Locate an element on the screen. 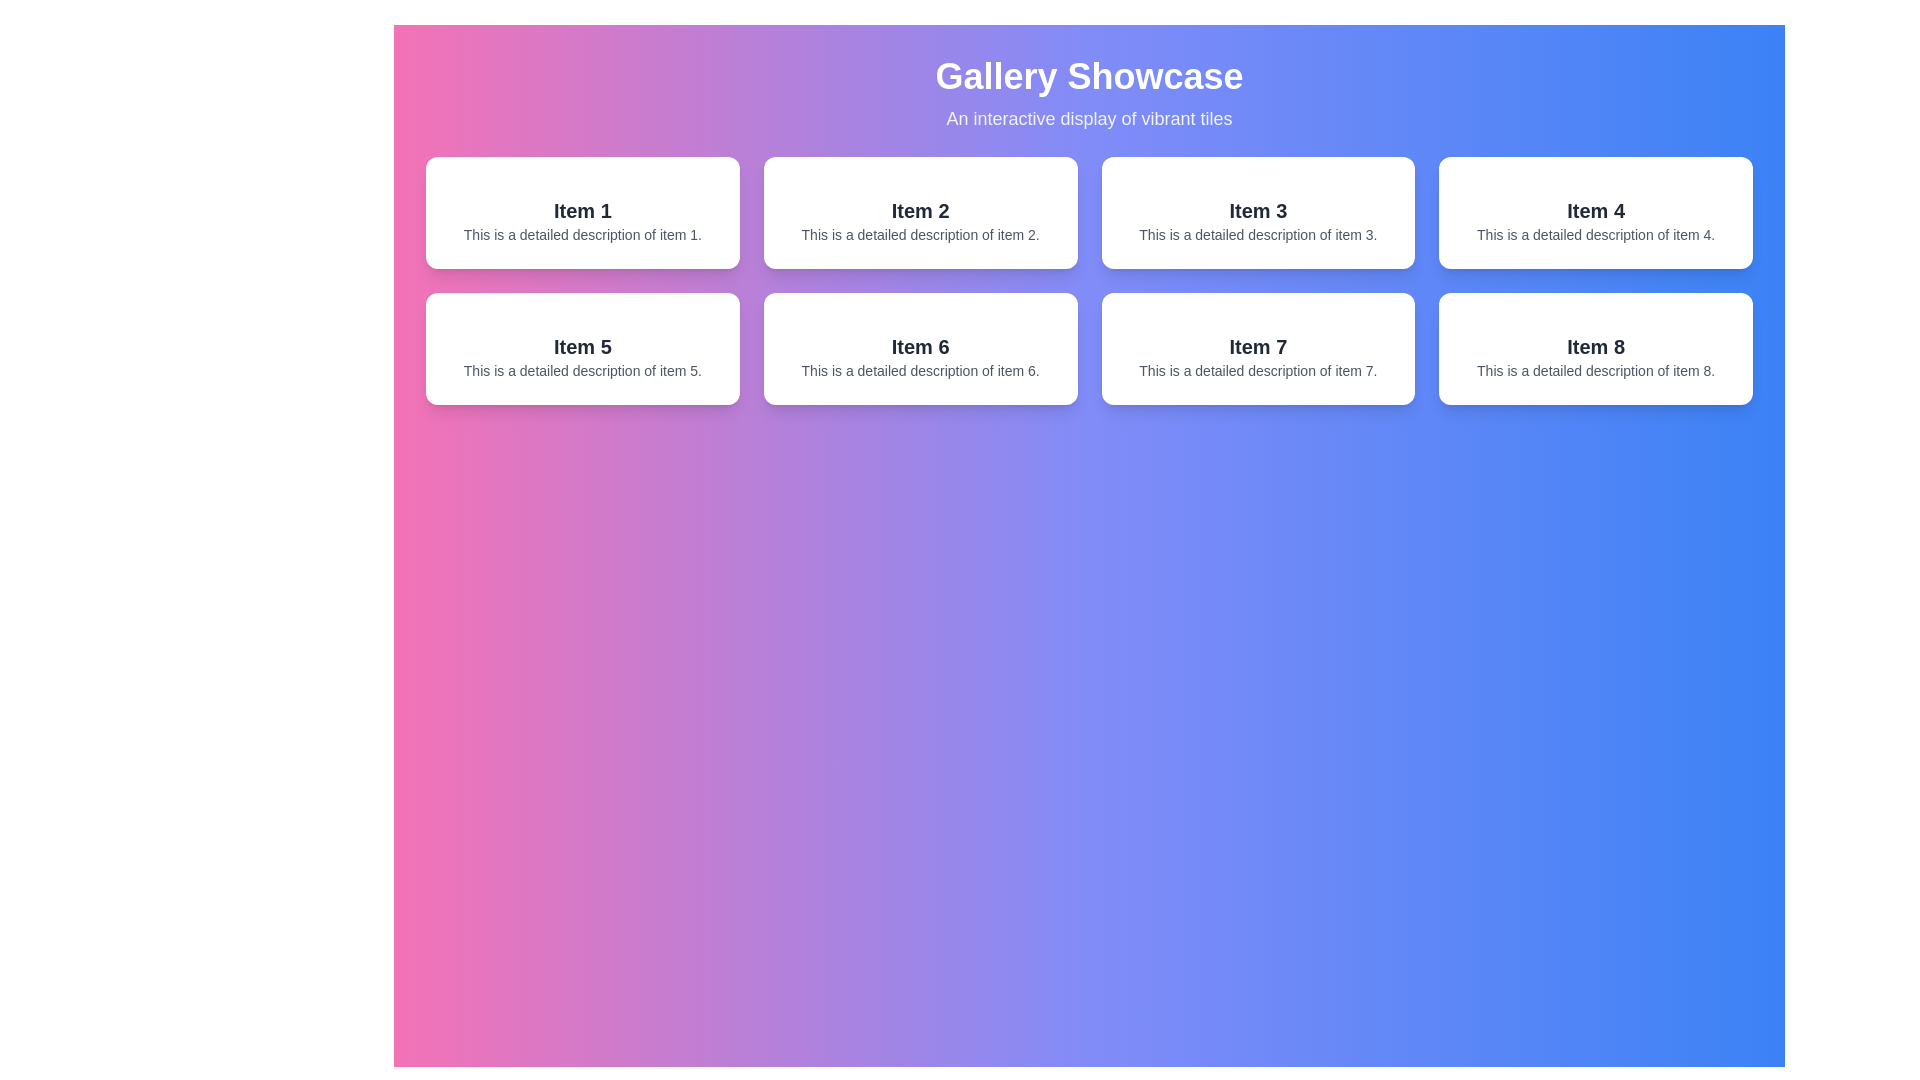 The width and height of the screenshot is (1920, 1080). title text of the card located in the second row, fourth column of the grid layout is located at coordinates (1595, 346).